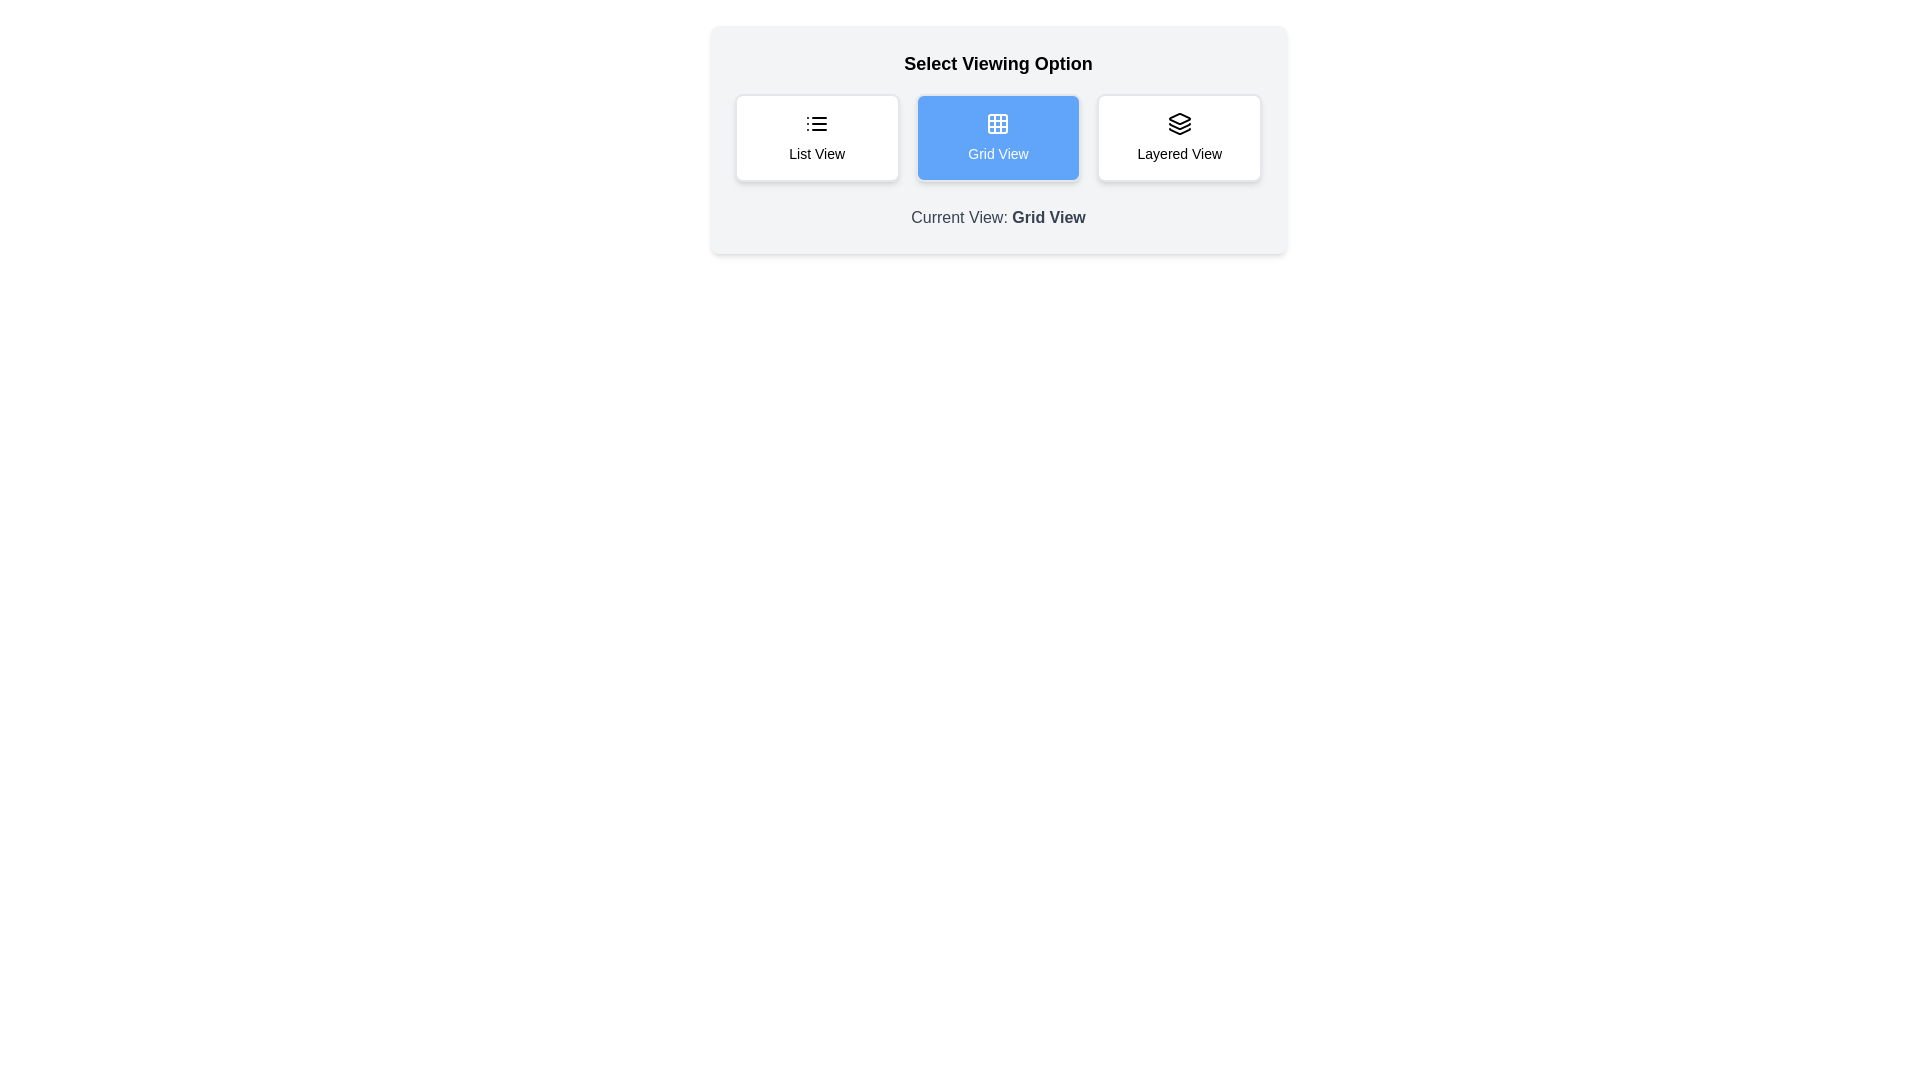 The image size is (1920, 1080). What do you see at coordinates (998, 138) in the screenshot?
I see `the 'Grid View' button, which is a rectangular UI component with a light blue background and white text` at bounding box center [998, 138].